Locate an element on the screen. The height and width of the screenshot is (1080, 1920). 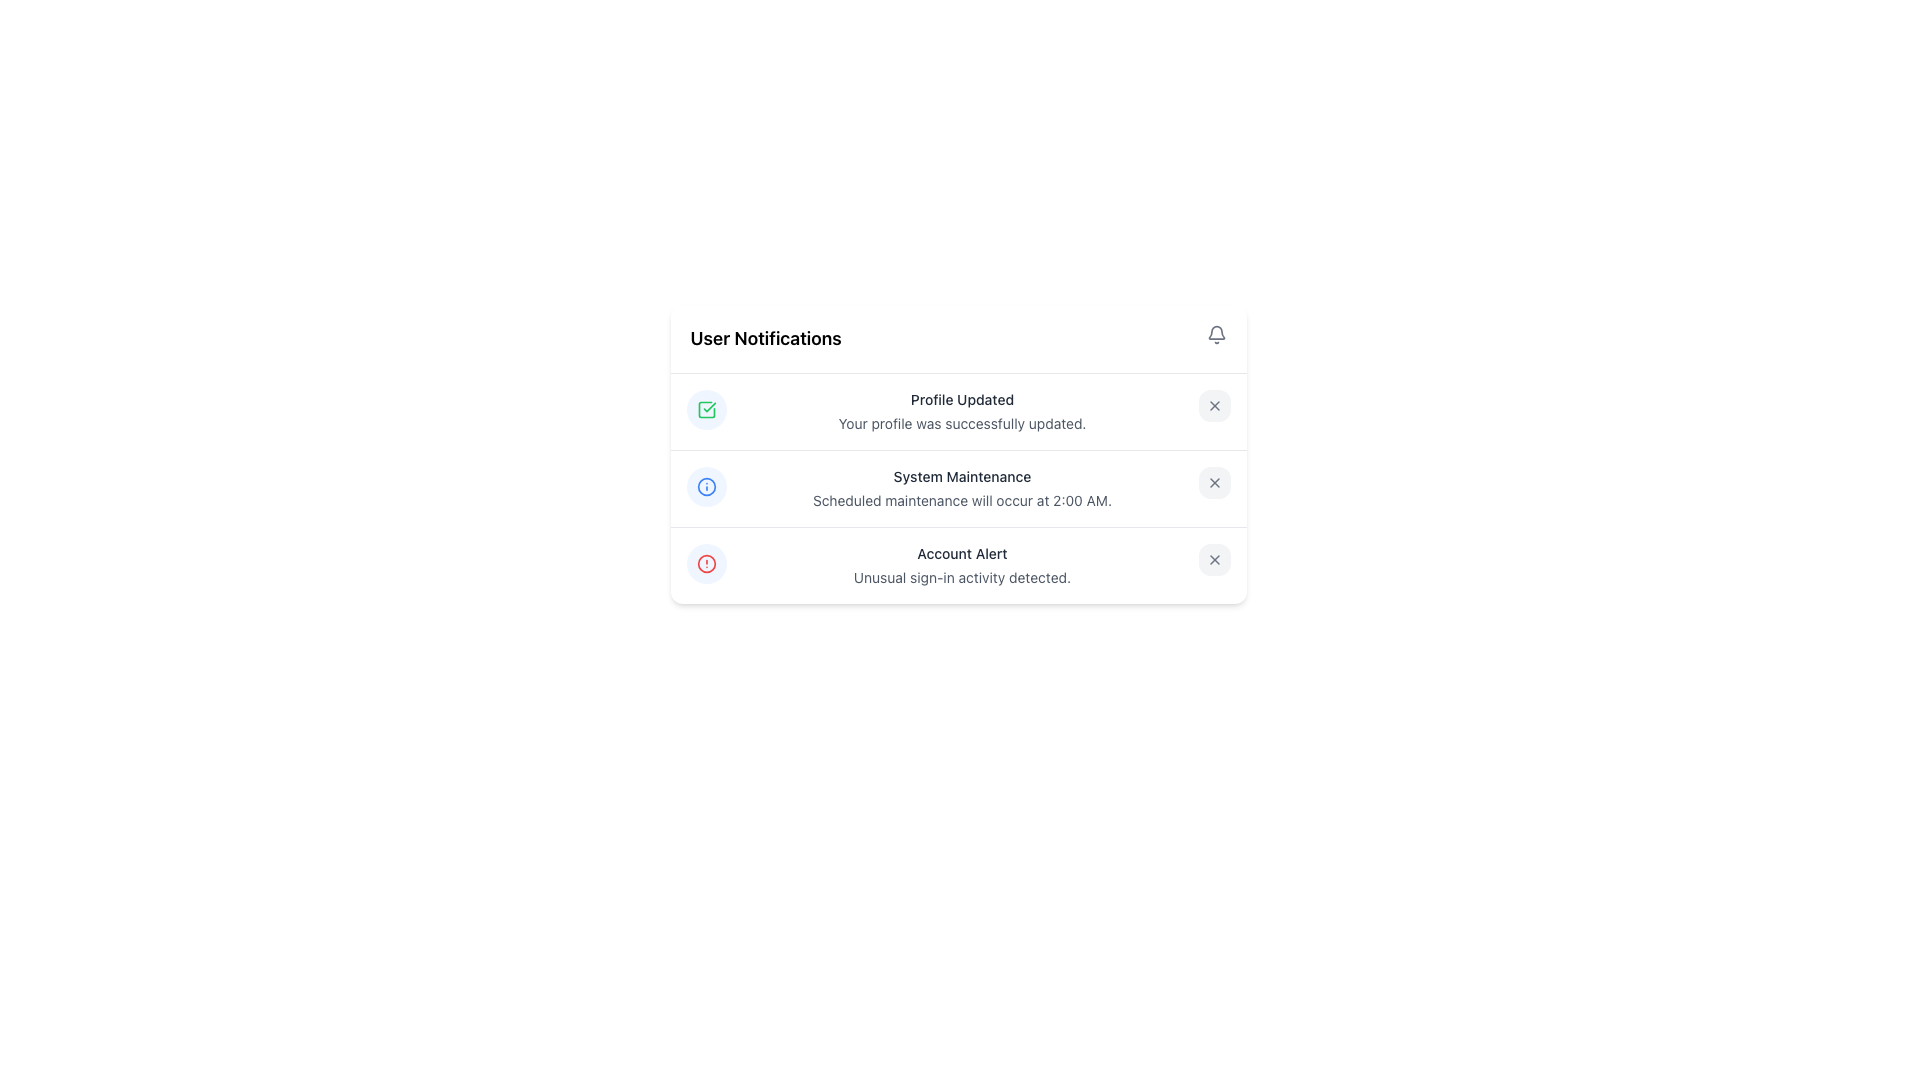
the icon representing the notification titled 'System Maintenance', which is located second from the top in the notifications area is located at coordinates (706, 486).